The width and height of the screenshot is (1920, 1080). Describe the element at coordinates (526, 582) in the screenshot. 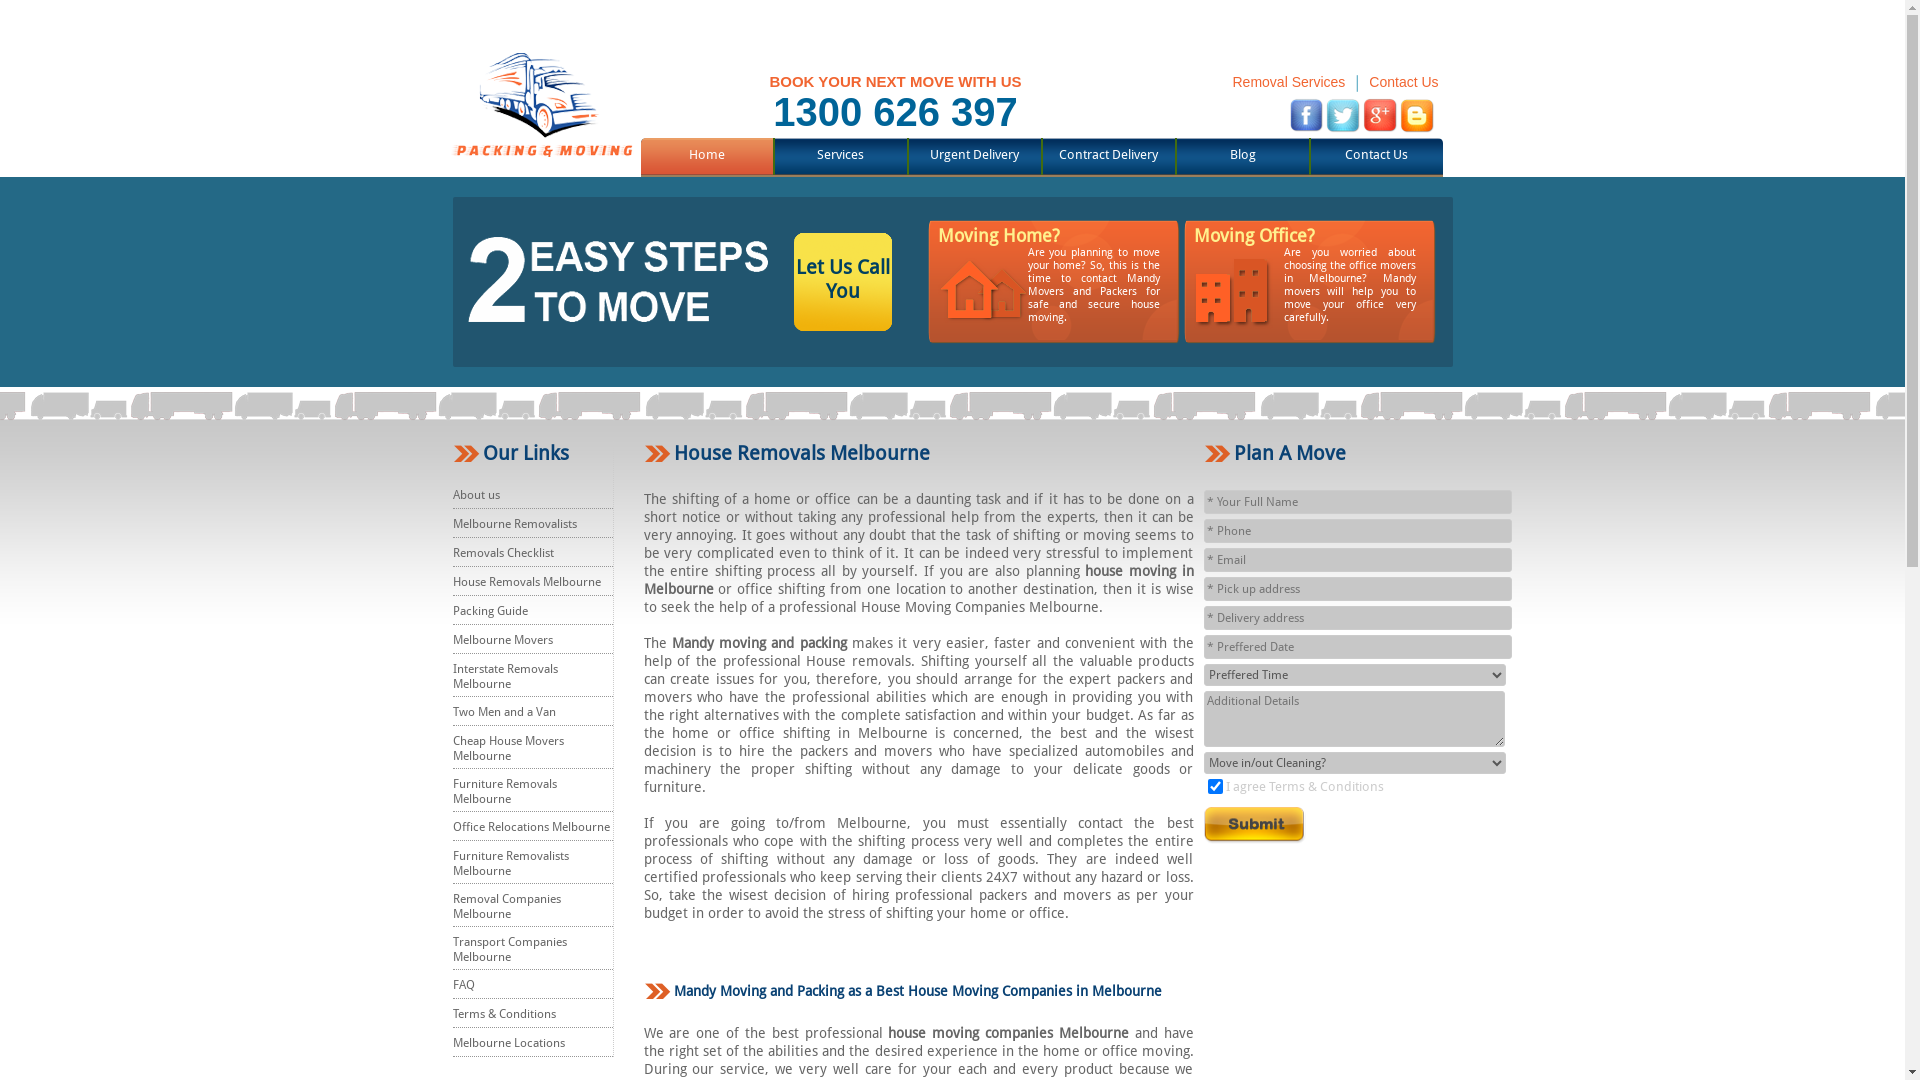

I see `'House Removals Melbourne'` at that location.